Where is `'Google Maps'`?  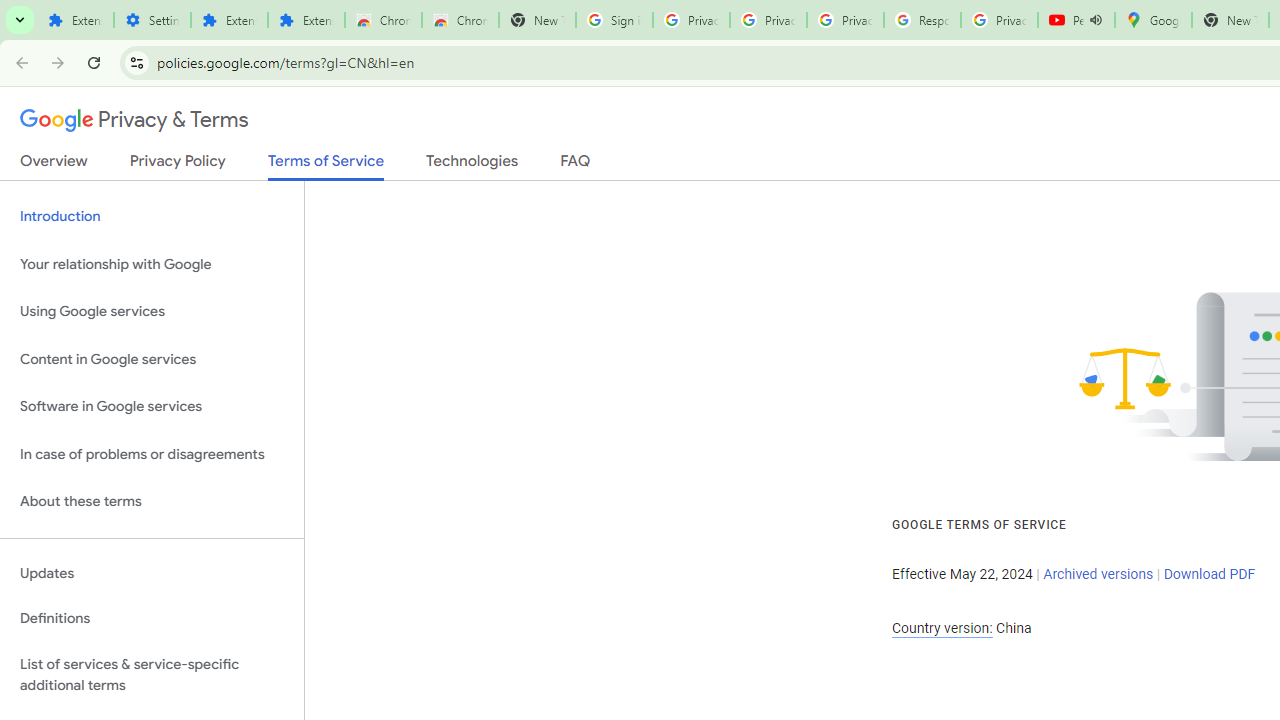 'Google Maps' is located at coordinates (1153, 20).